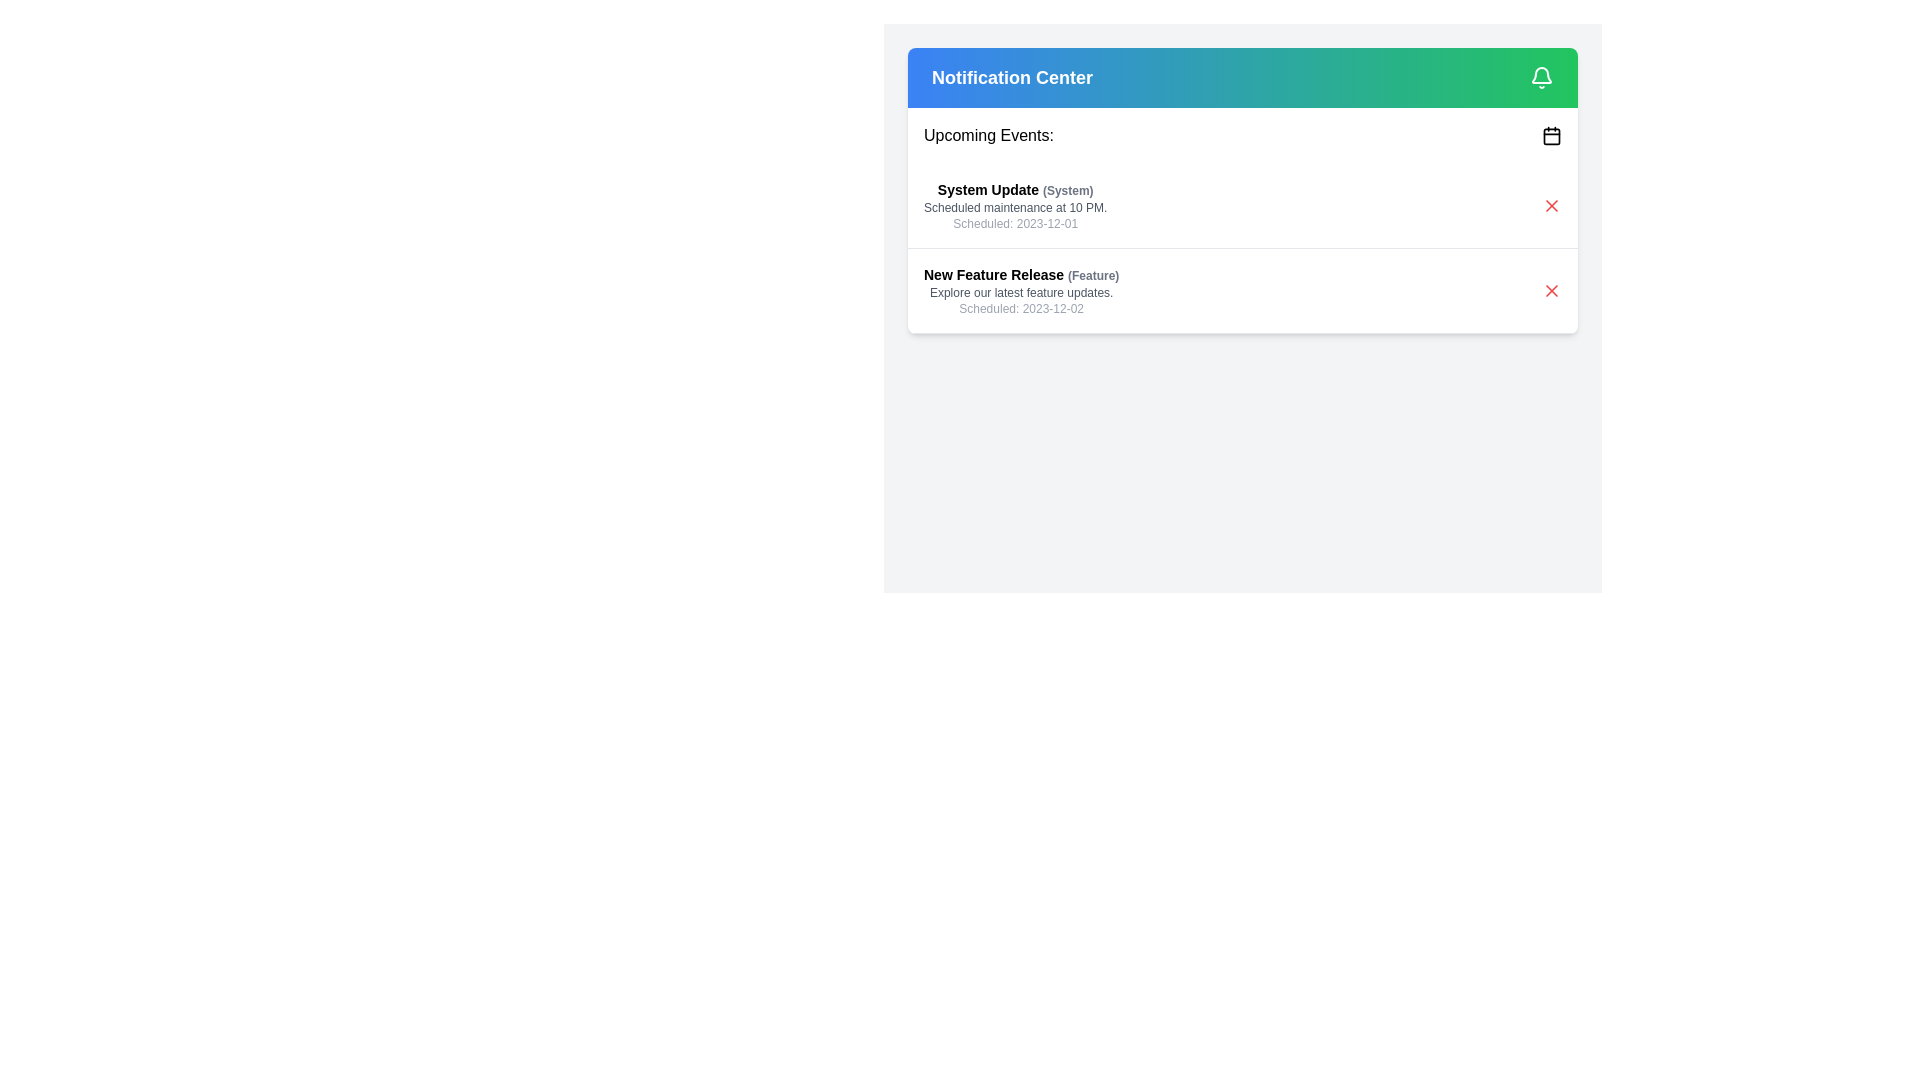 The height and width of the screenshot is (1080, 1920). I want to click on notification details of the second item in the notification center, which displays 'New Feature Release (Feature)' with the subtext 'Explore our latest feature updates.', so click(1242, 290).